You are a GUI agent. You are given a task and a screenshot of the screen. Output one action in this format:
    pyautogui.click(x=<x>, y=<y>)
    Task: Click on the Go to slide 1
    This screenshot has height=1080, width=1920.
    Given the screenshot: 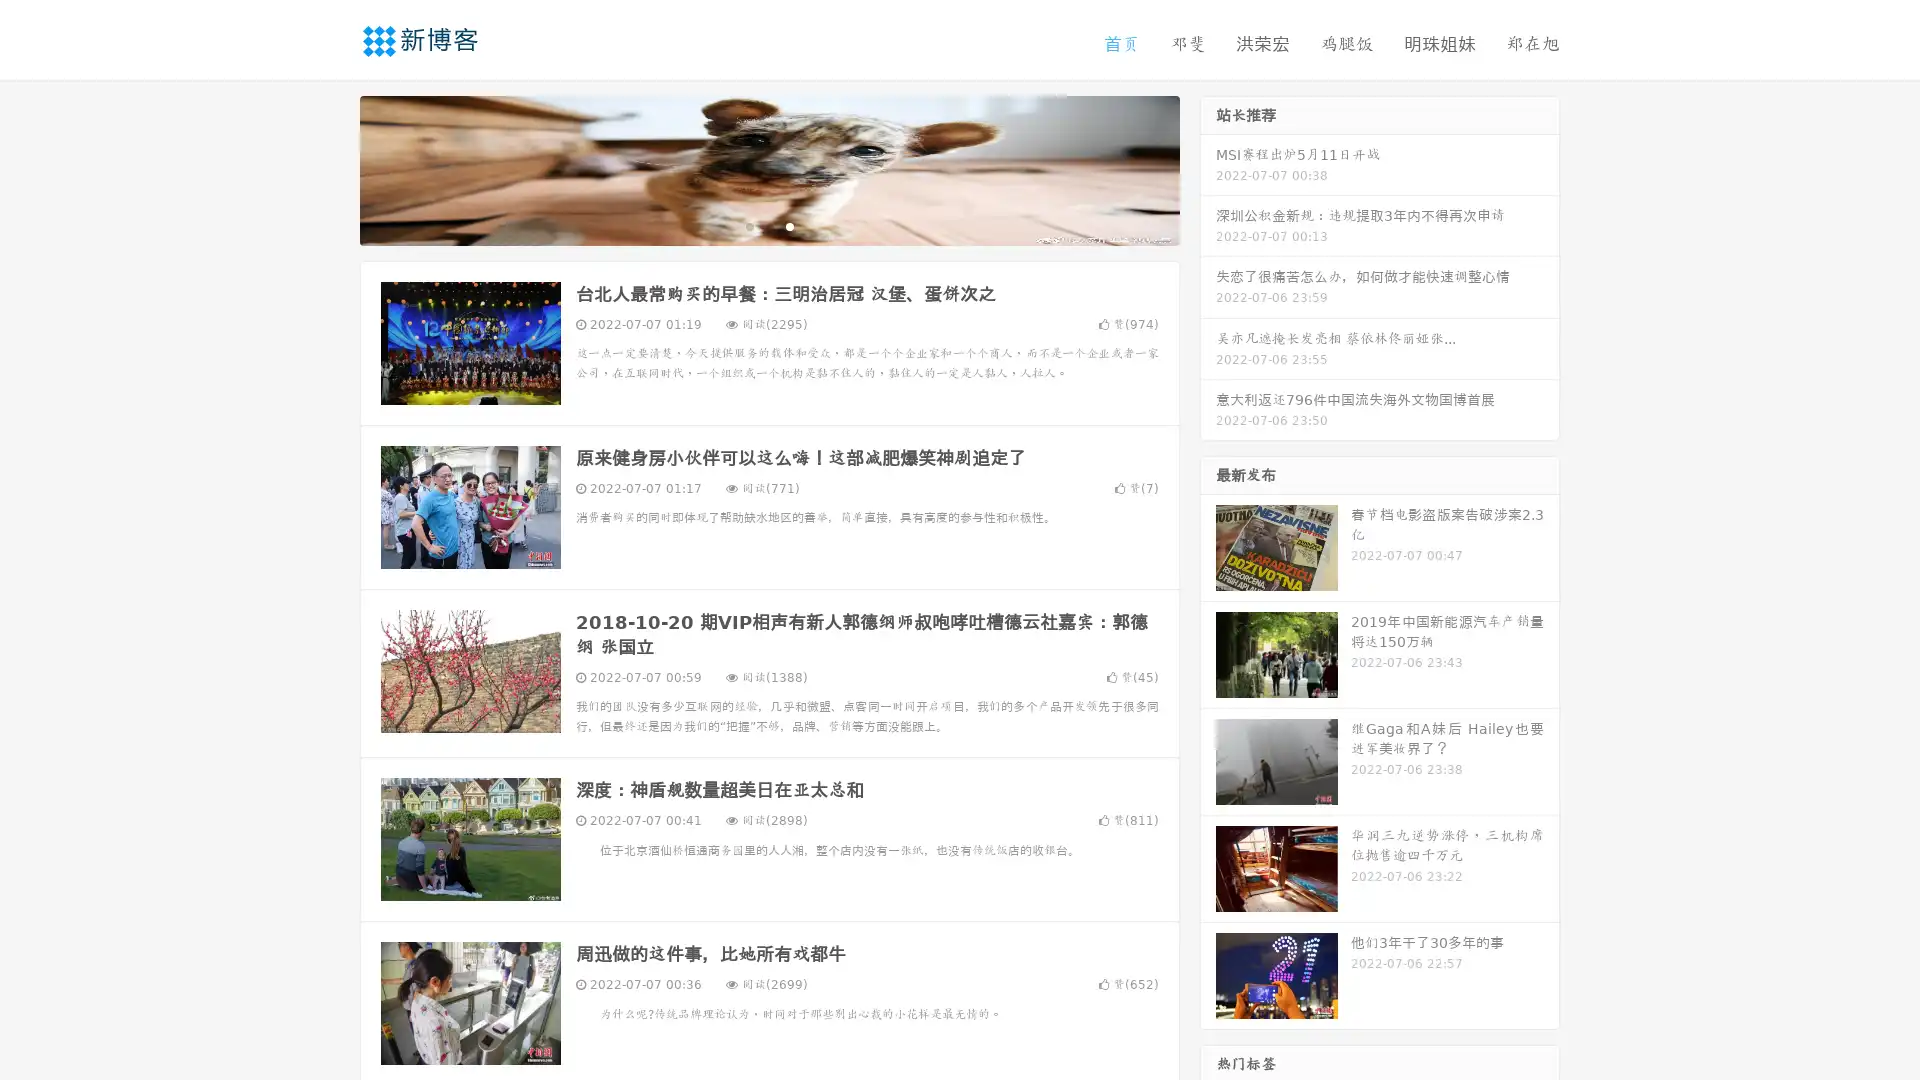 What is the action you would take?
    pyautogui.click(x=748, y=225)
    